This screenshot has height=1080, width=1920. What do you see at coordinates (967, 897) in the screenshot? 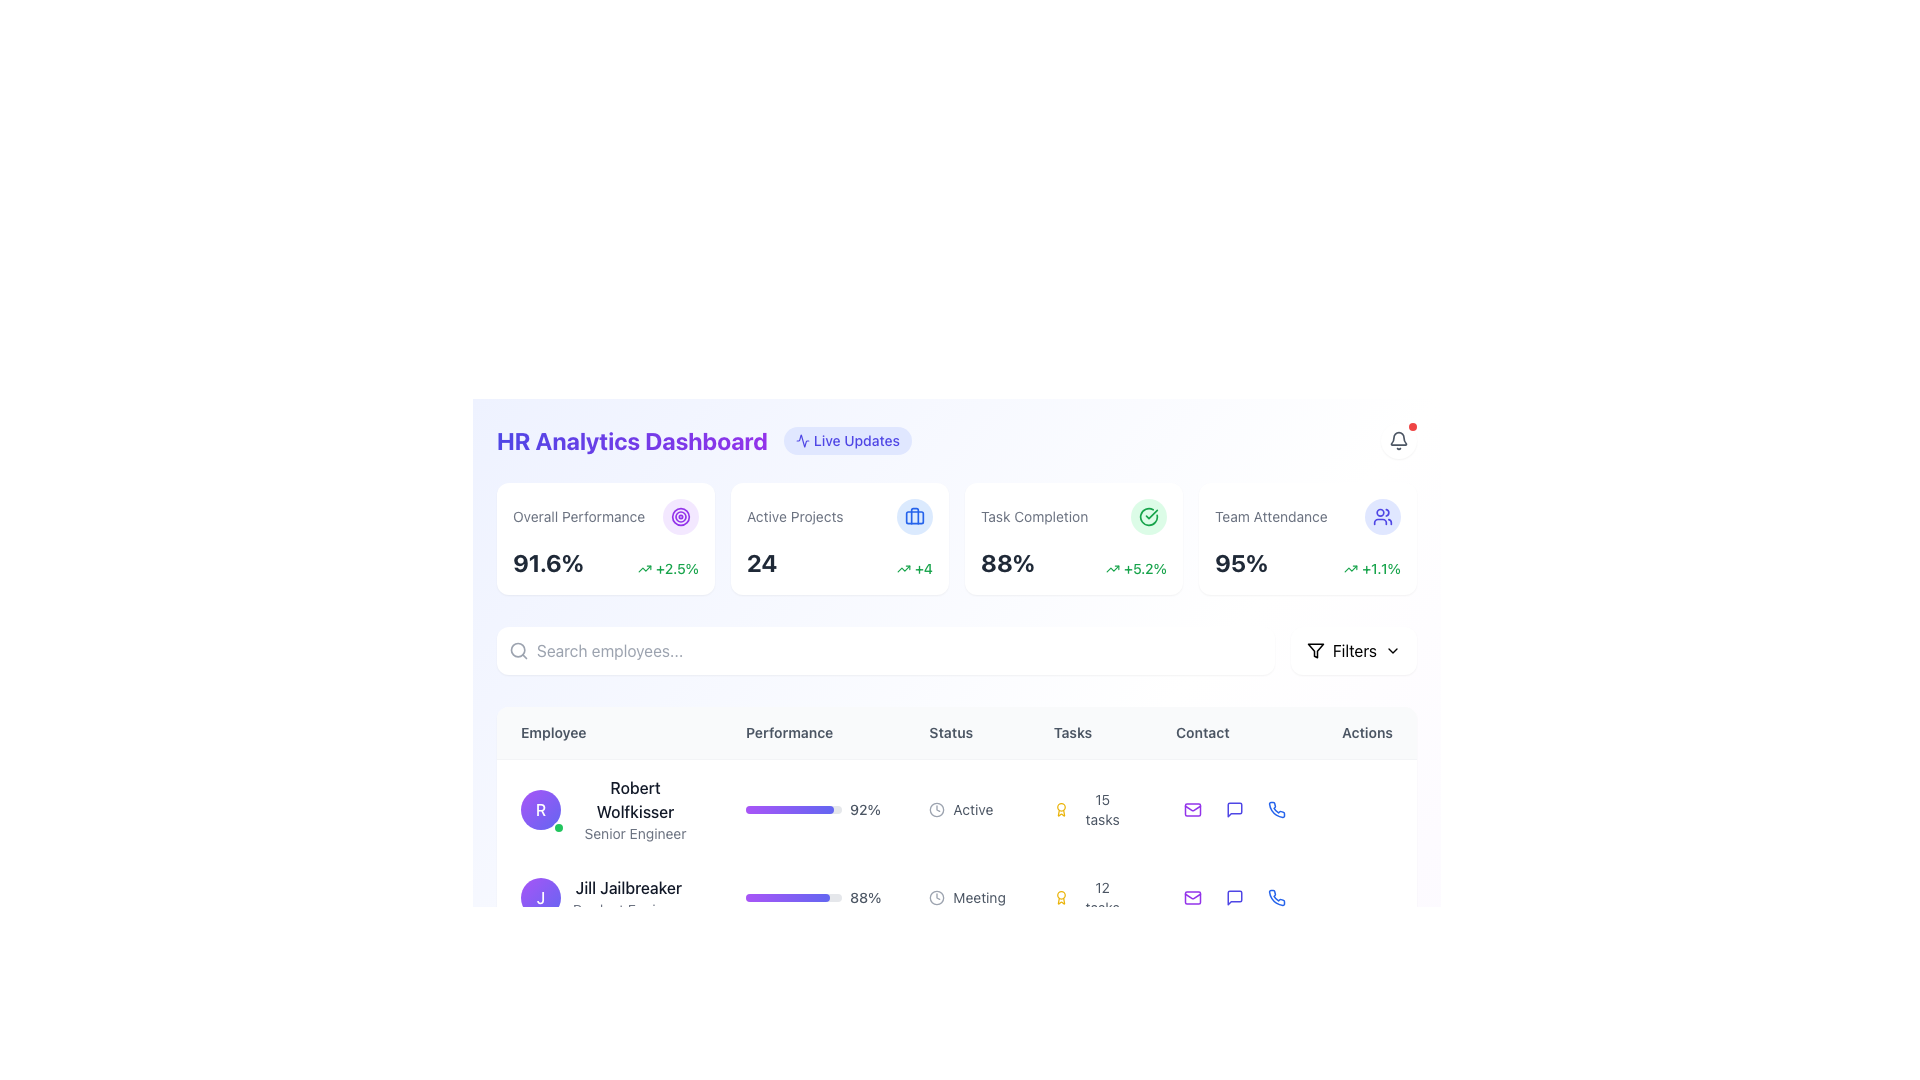
I see `the visual content of the text element displaying 'meeting' with a clock icon, located in the third column of the row for 'Jill Jailbreaker' in the Status field` at bounding box center [967, 897].